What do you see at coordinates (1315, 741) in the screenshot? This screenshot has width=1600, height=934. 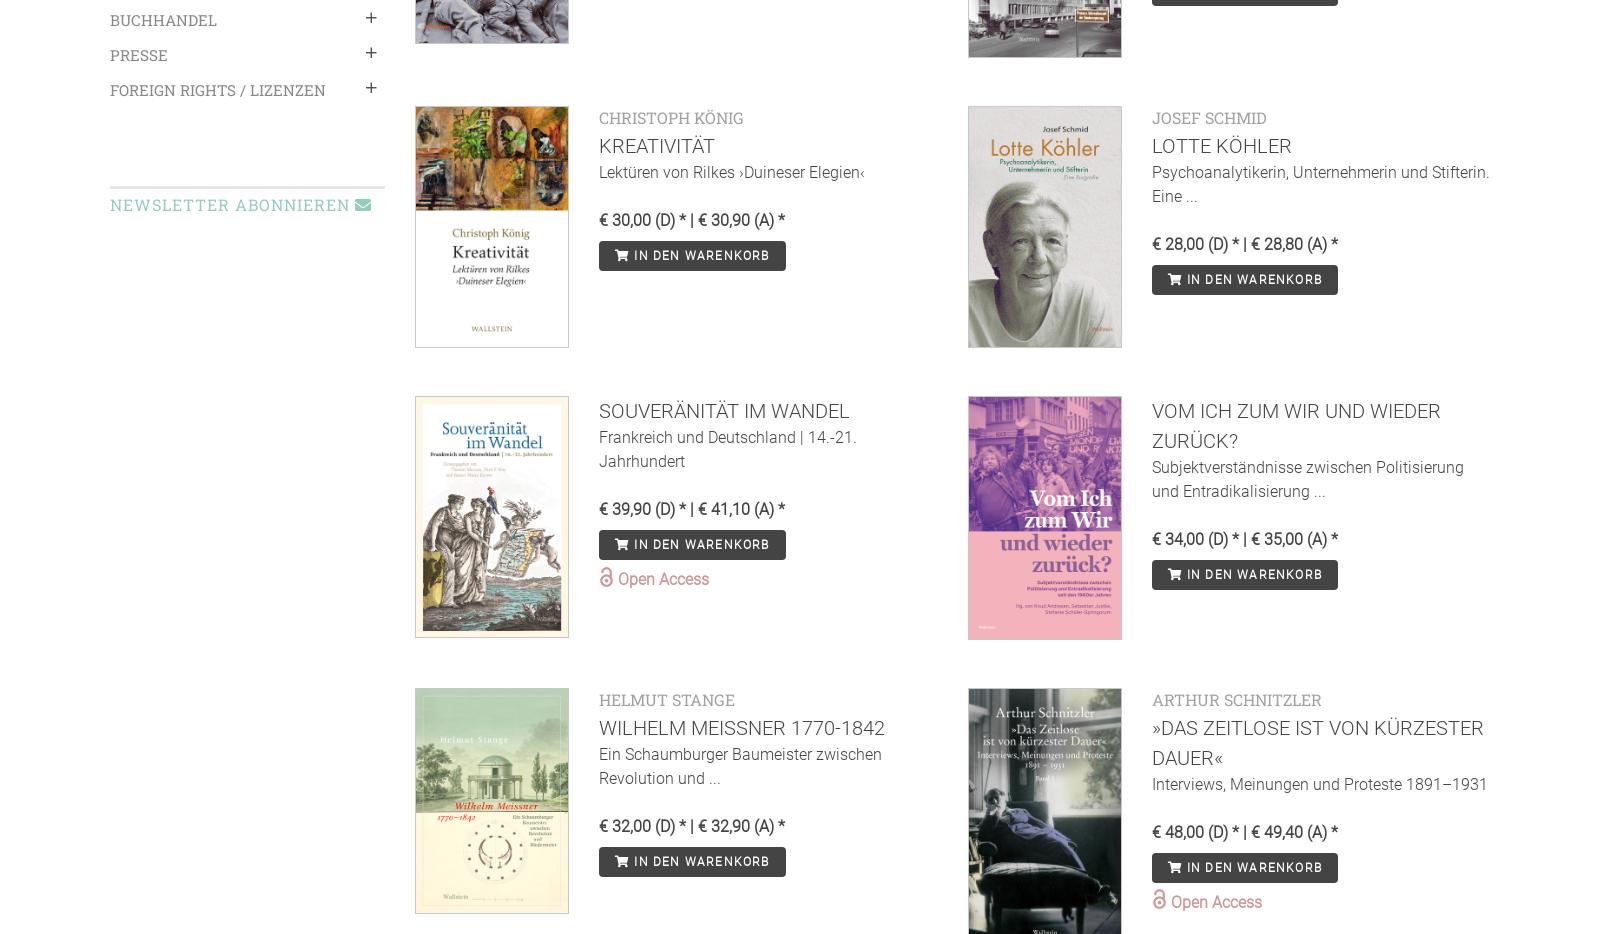 I see `'»Das Zeitlose ist von kürzester Dauer«'` at bounding box center [1315, 741].